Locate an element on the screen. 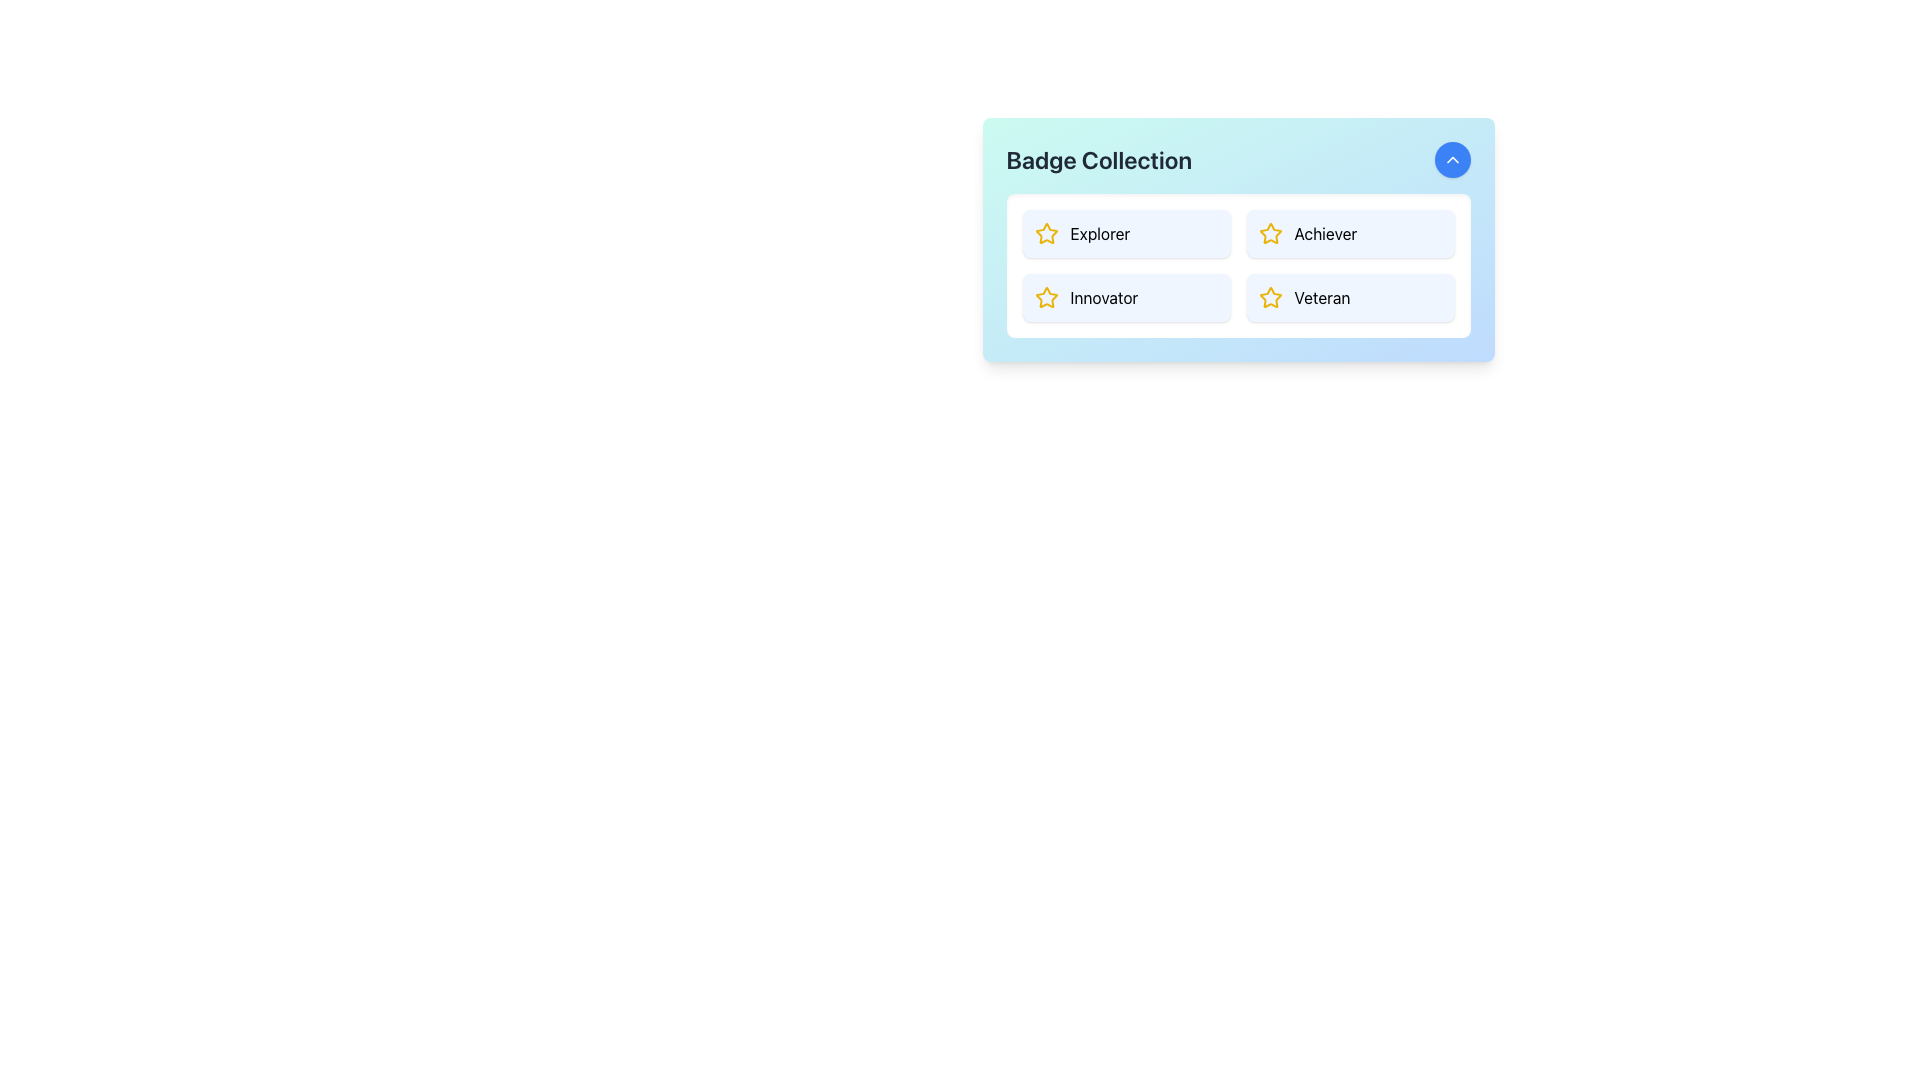  the star icon with a yellow outline that represents the 'Innovator' badge, located in the second row, first column of the 'Badge Collection' section is located at coordinates (1045, 297).